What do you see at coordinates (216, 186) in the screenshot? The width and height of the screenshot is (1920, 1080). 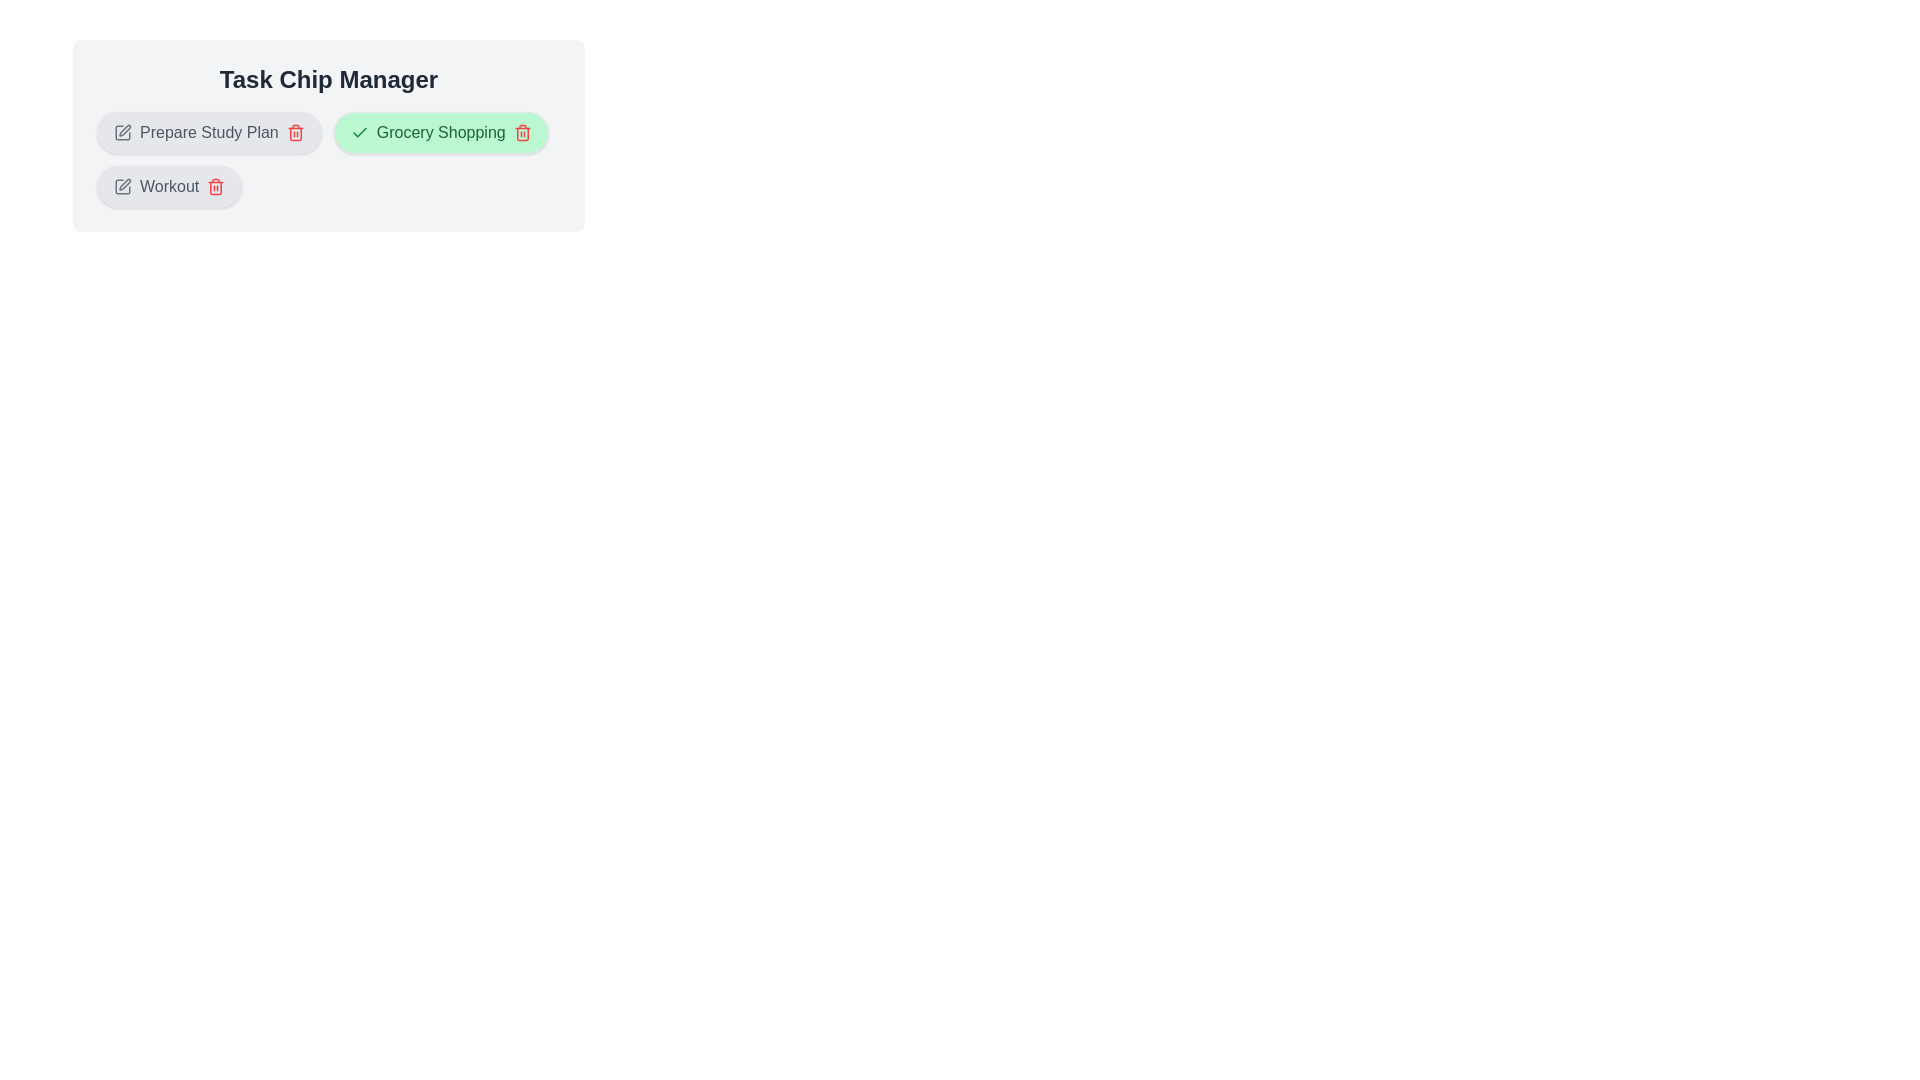 I see `the delete icon button located at the extreme right of the 'Workout' task` at bounding box center [216, 186].